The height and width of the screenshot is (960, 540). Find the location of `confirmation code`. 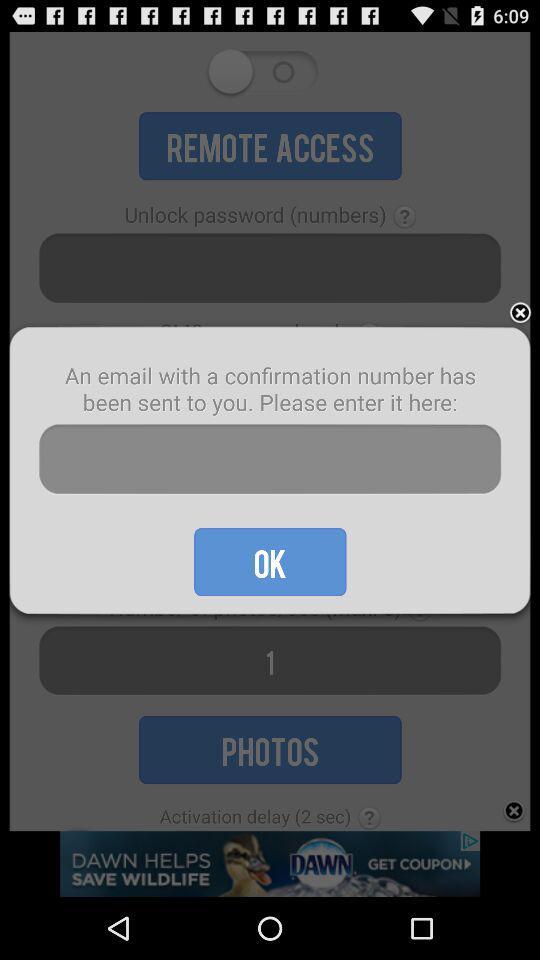

confirmation code is located at coordinates (270, 459).